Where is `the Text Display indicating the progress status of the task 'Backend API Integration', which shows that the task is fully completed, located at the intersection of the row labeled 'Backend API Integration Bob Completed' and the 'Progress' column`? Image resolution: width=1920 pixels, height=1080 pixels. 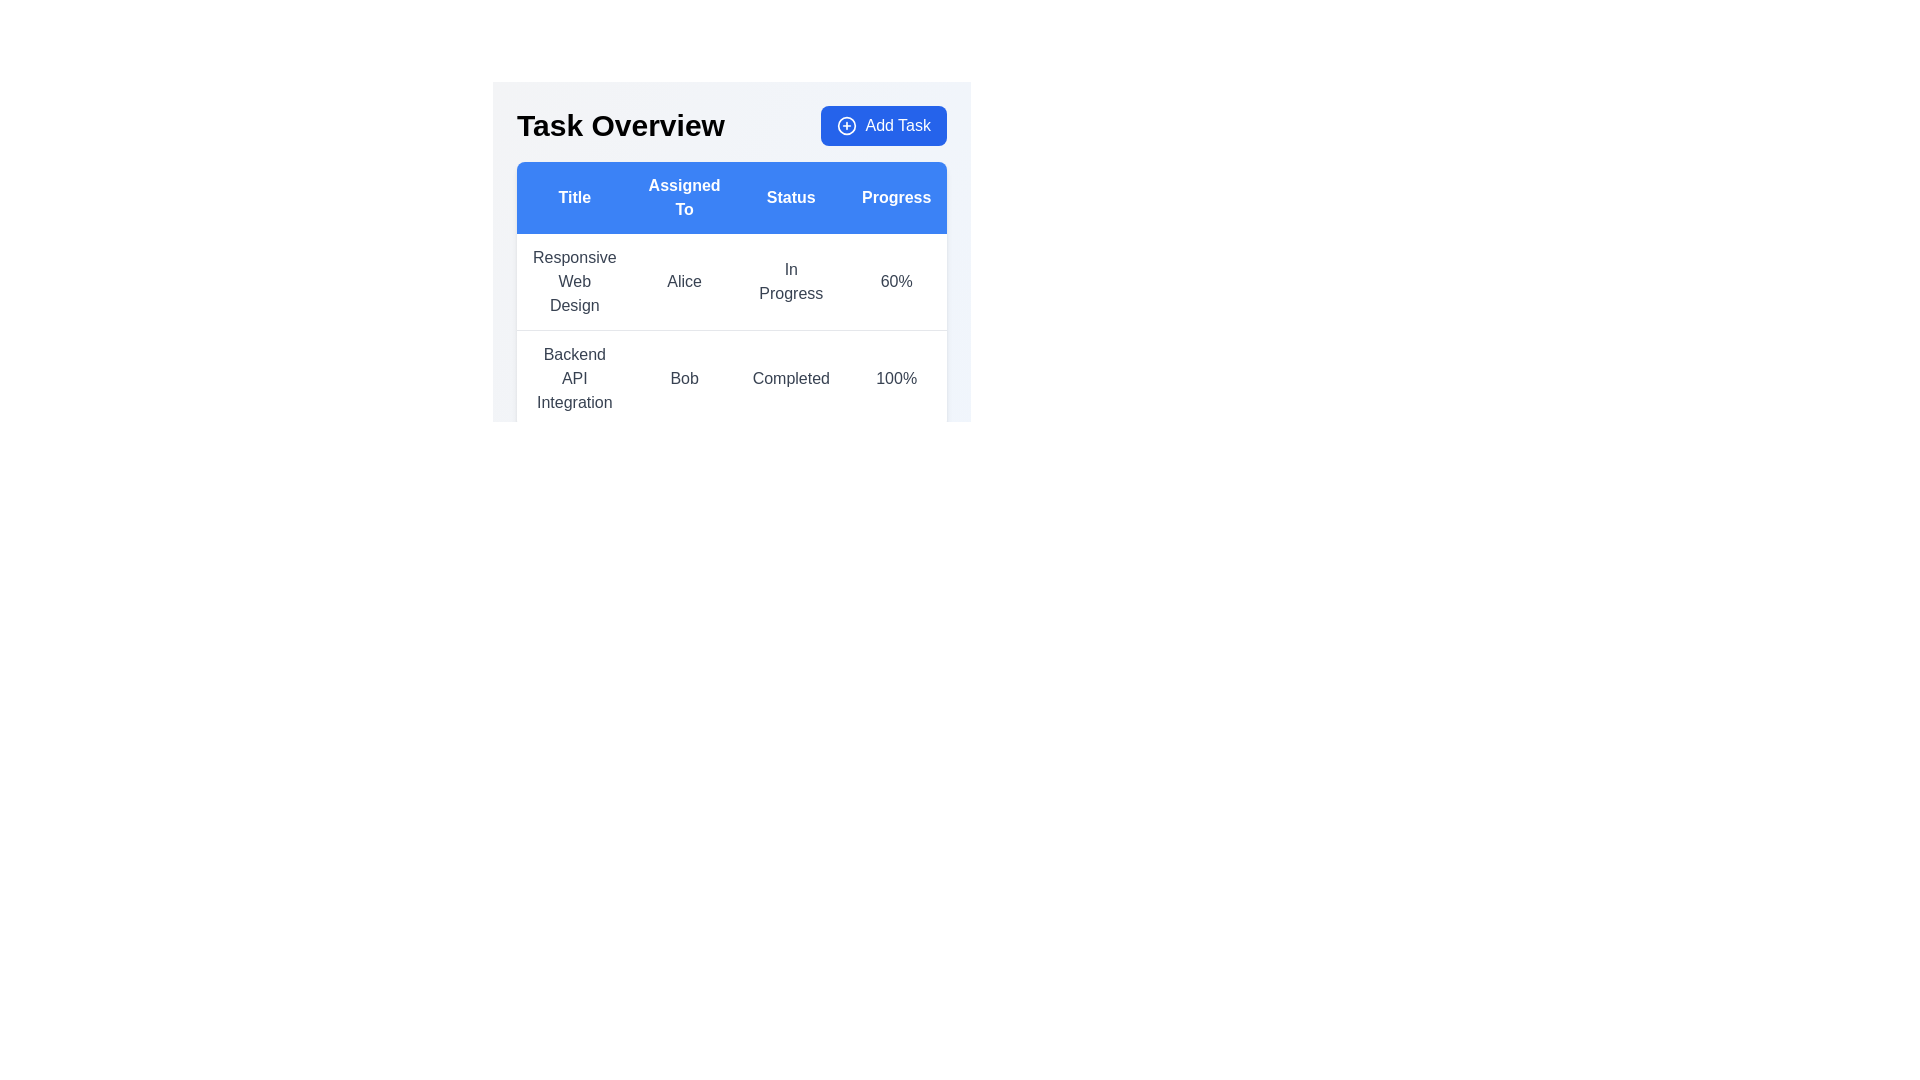 the Text Display indicating the progress status of the task 'Backend API Integration', which shows that the task is fully completed, located at the intersection of the row labeled 'Backend API Integration Bob Completed' and the 'Progress' column is located at coordinates (895, 378).